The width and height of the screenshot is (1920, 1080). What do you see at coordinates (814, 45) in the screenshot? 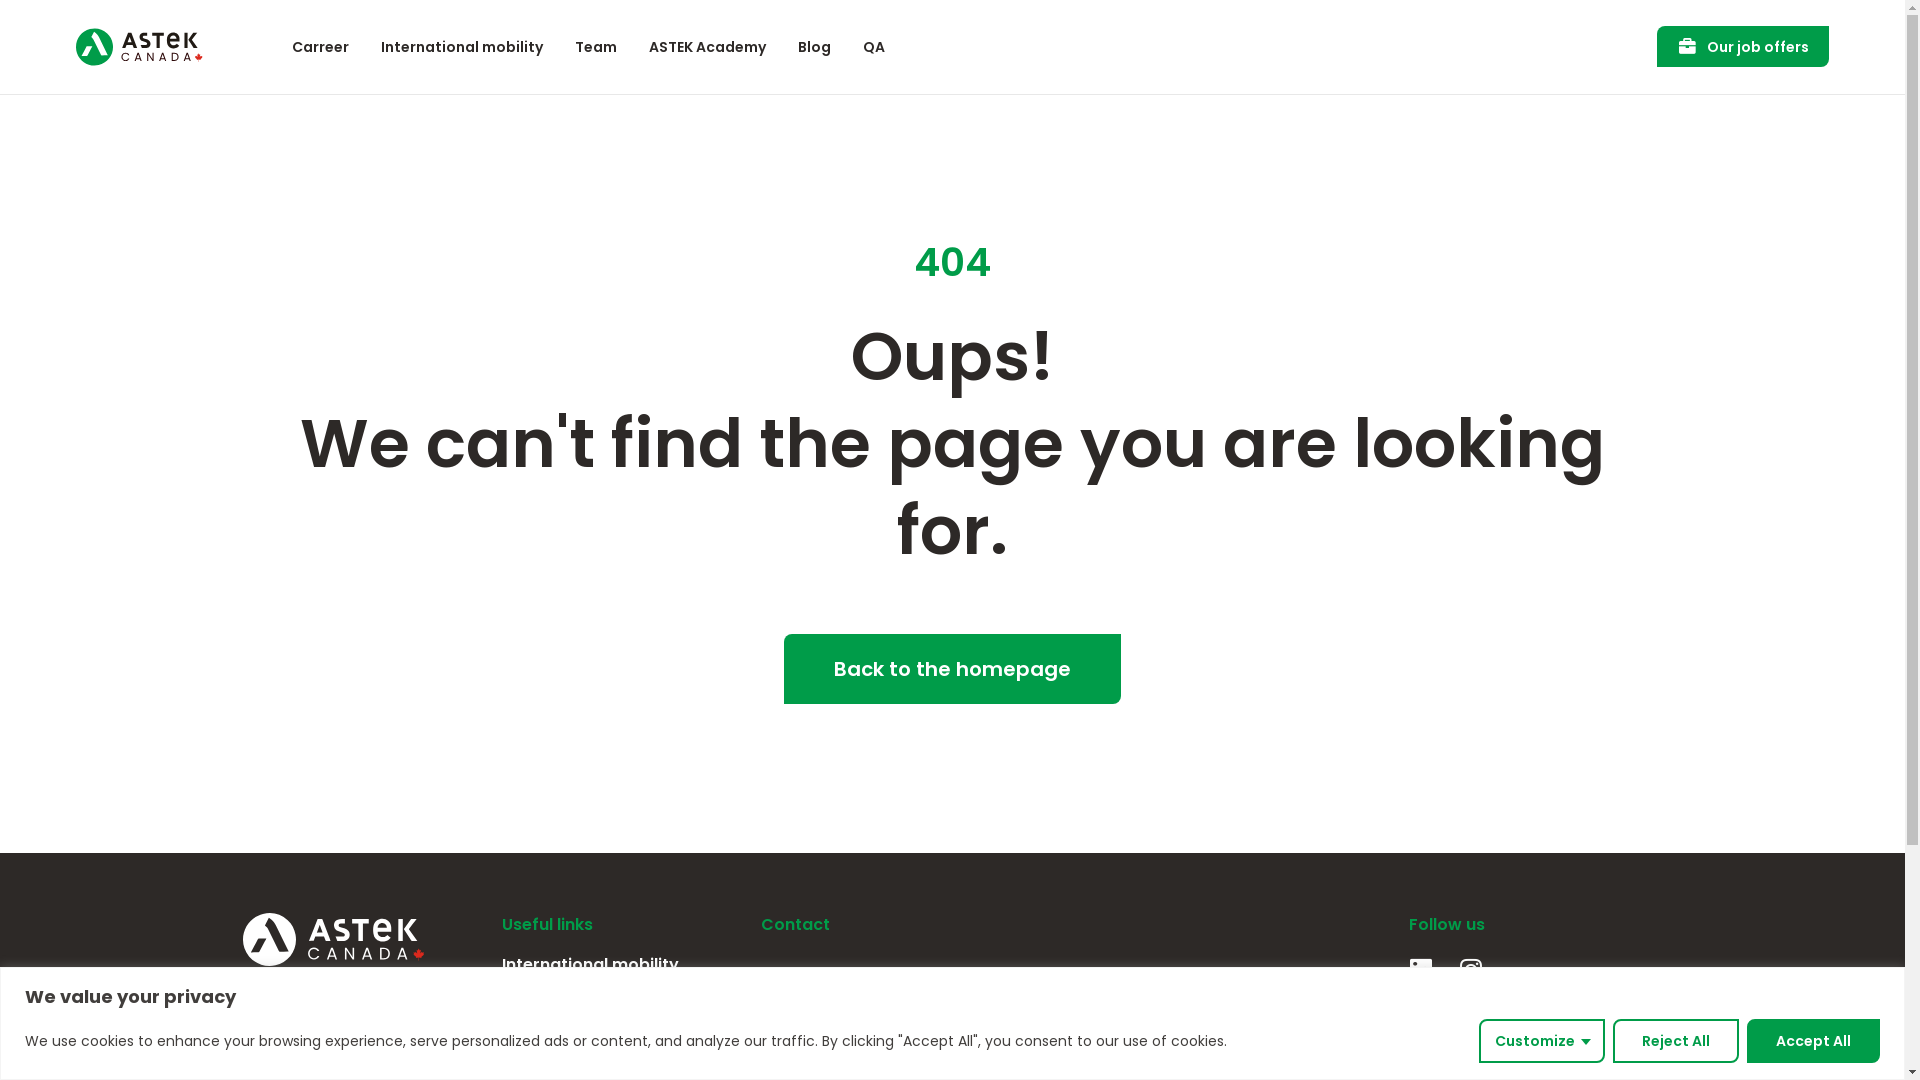
I see `'Blog'` at bounding box center [814, 45].